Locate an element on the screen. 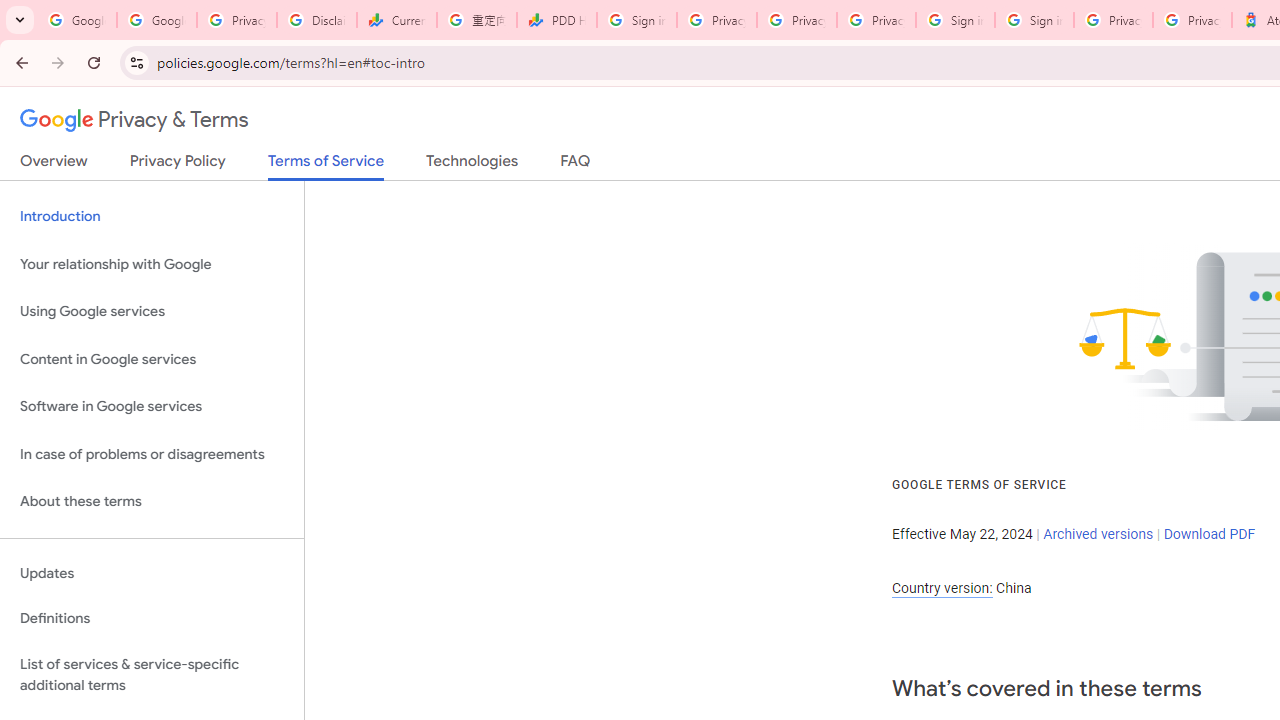 This screenshot has height=720, width=1280. 'Content in Google services' is located at coordinates (151, 358).